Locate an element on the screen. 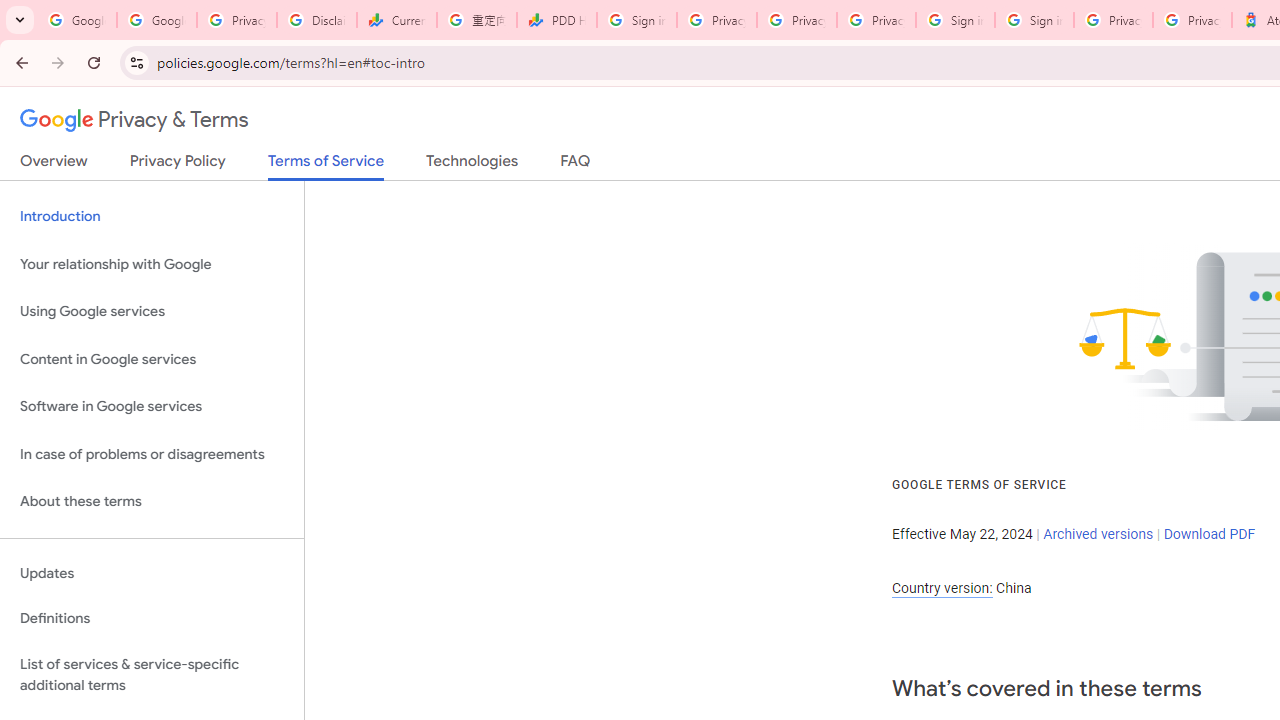 This screenshot has height=720, width=1280. 'Content in Google services' is located at coordinates (151, 358).